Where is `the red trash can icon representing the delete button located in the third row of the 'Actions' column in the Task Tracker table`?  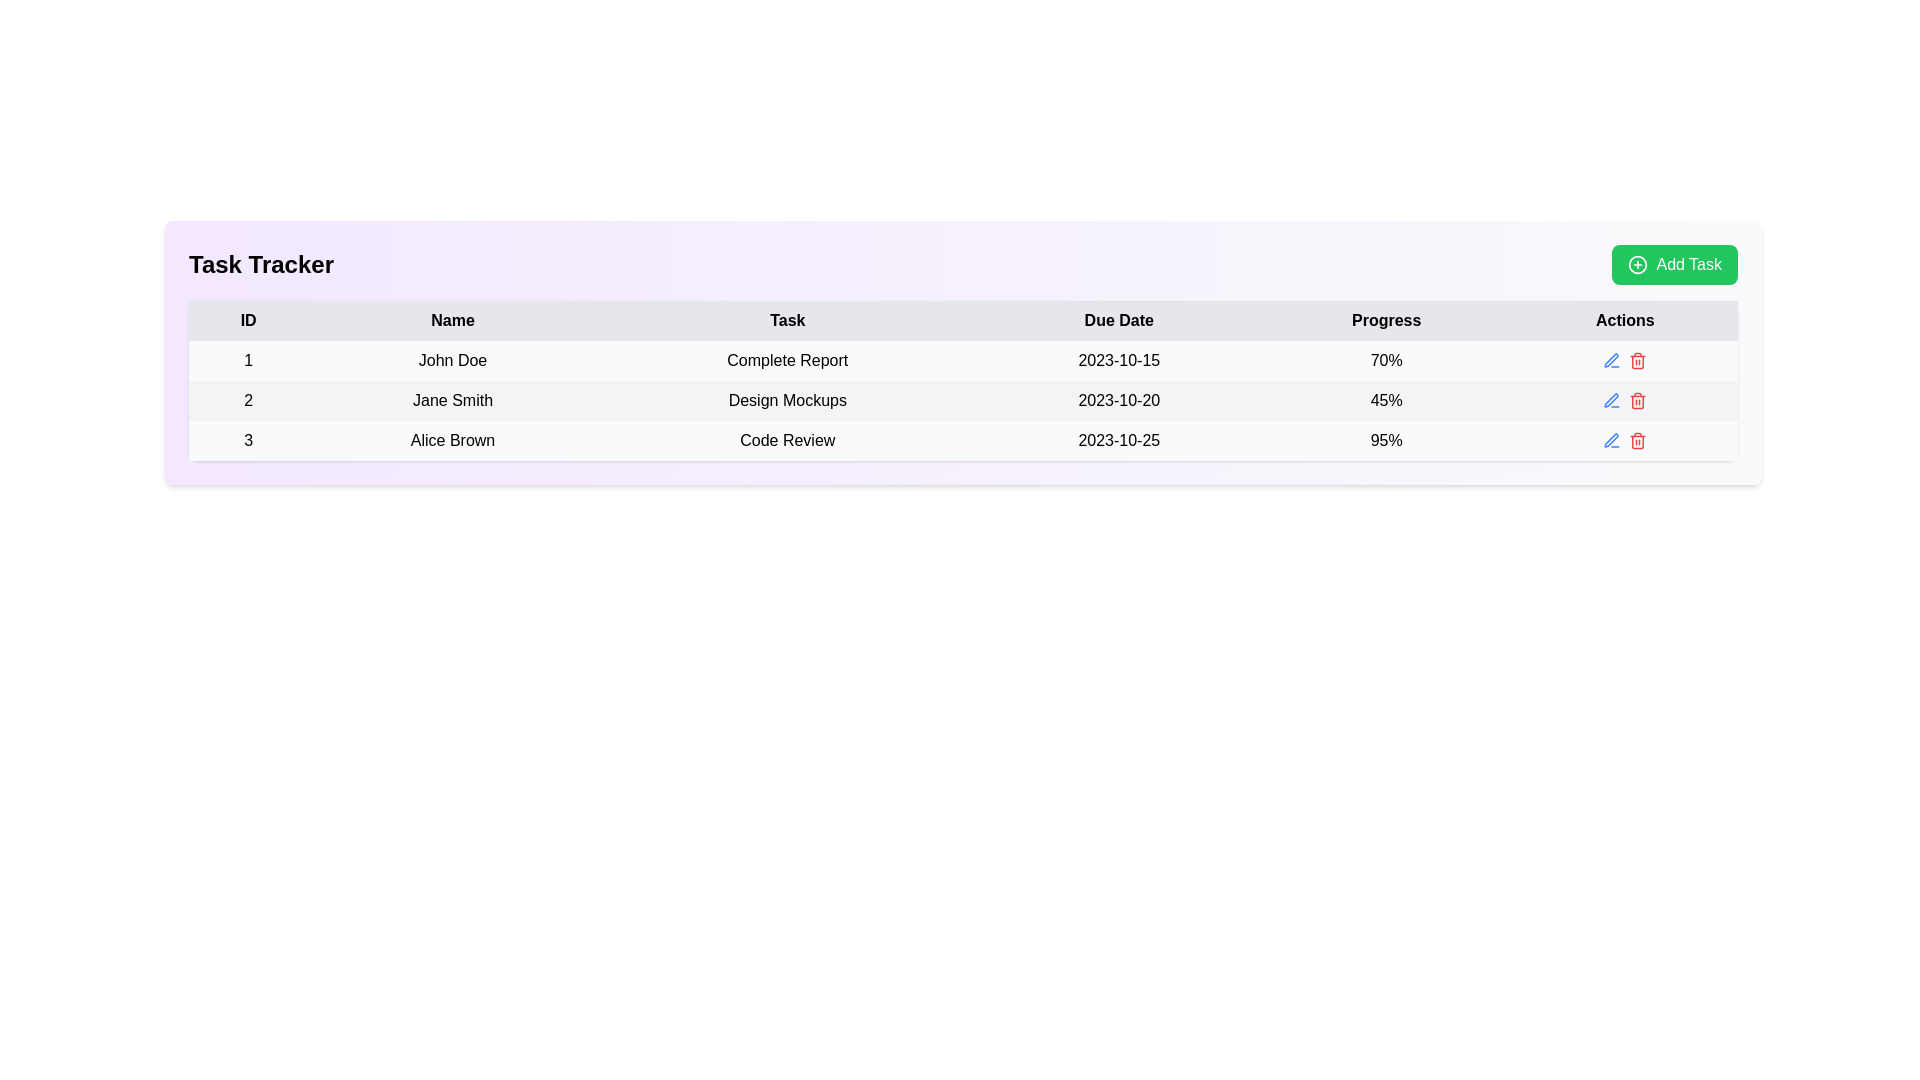 the red trash can icon representing the delete button located in the third row of the 'Actions' column in the Task Tracker table is located at coordinates (1638, 362).